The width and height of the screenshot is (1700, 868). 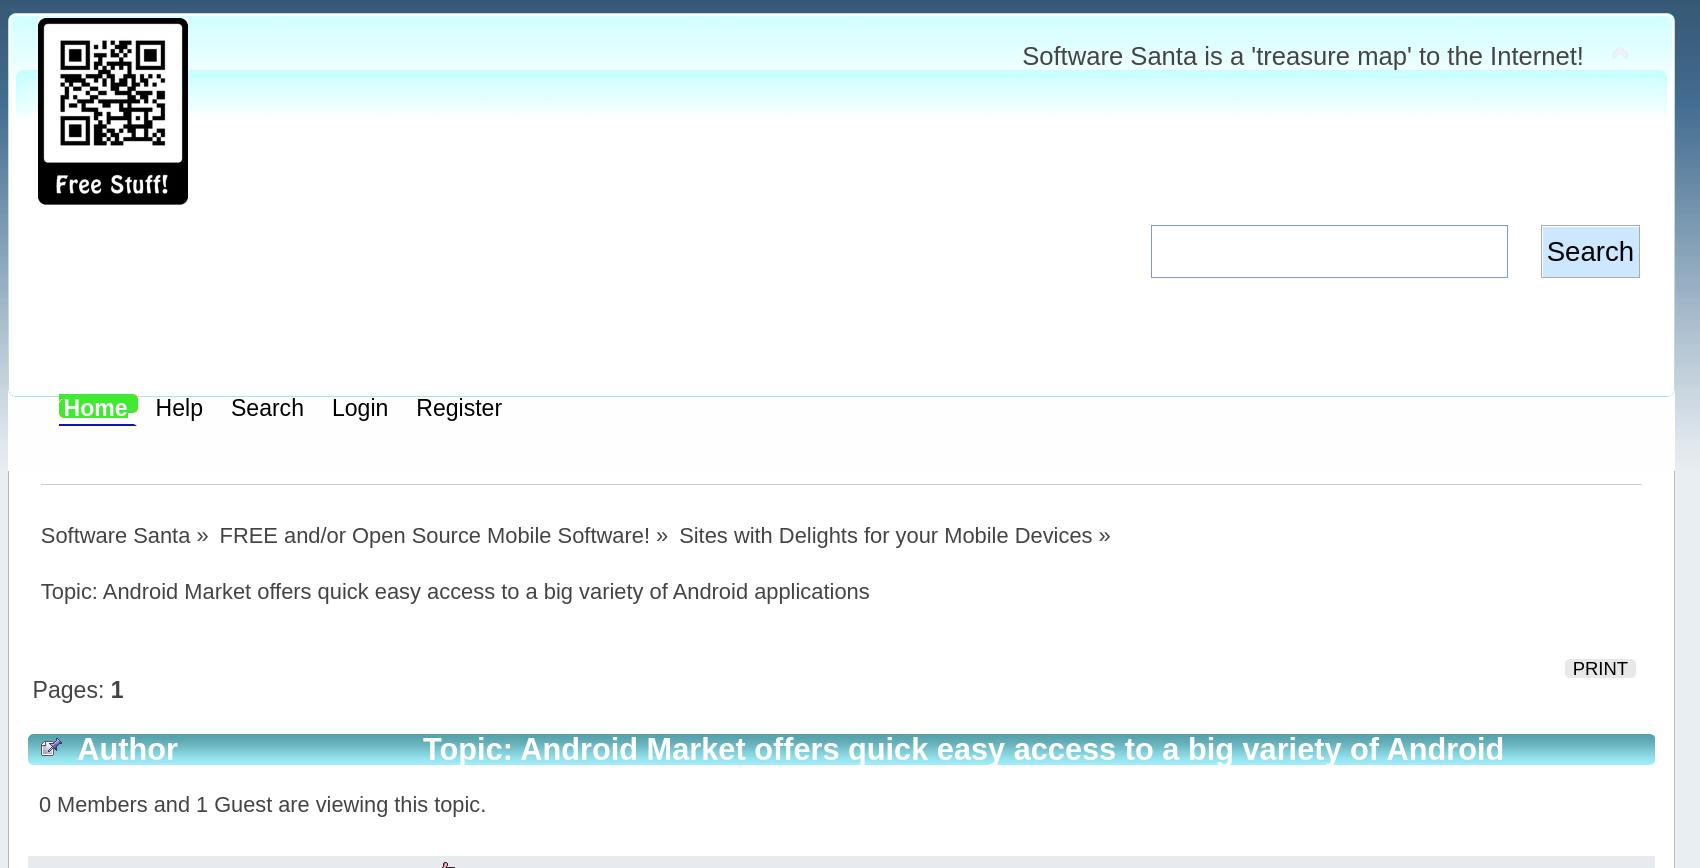 I want to click on 'Software Santa', so click(x=113, y=535).